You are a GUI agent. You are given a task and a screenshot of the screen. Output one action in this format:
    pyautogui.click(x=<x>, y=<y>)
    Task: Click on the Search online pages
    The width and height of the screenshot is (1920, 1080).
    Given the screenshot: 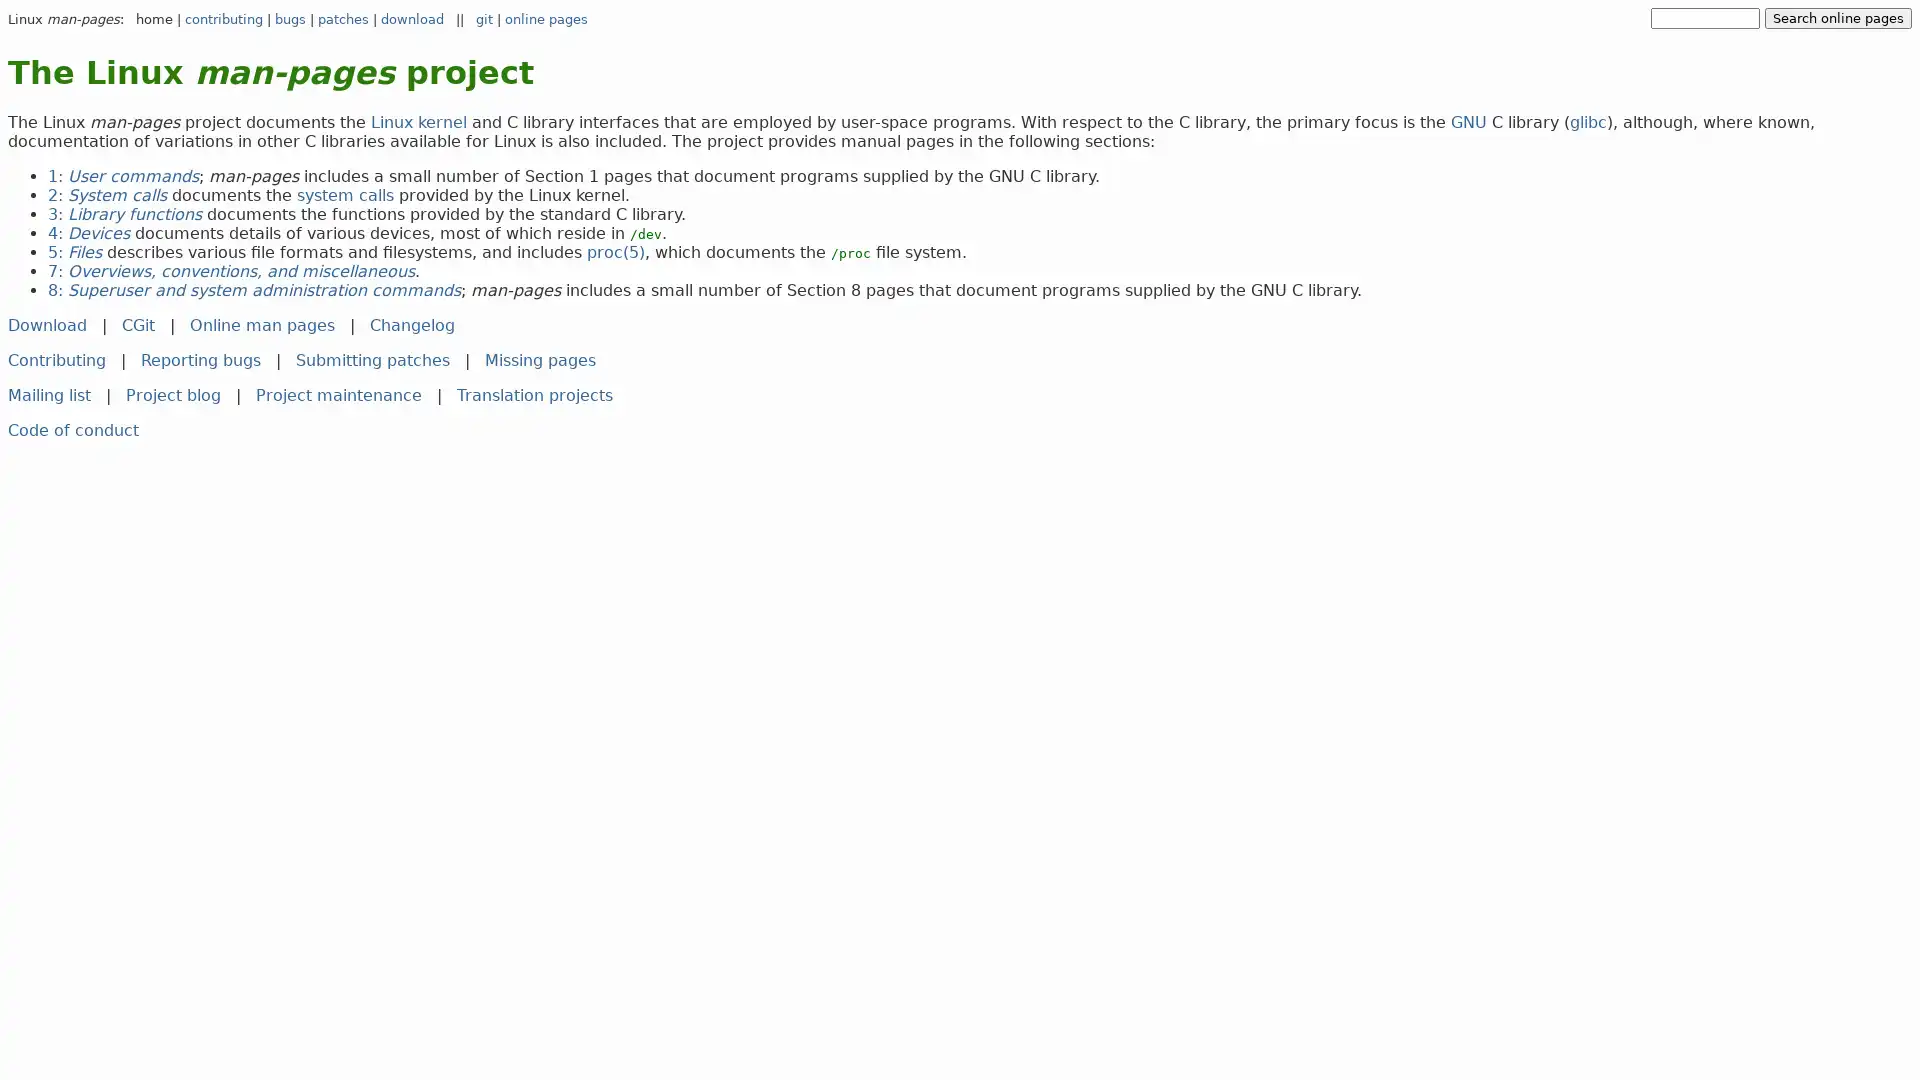 What is the action you would take?
    pyautogui.click(x=1838, y=18)
    